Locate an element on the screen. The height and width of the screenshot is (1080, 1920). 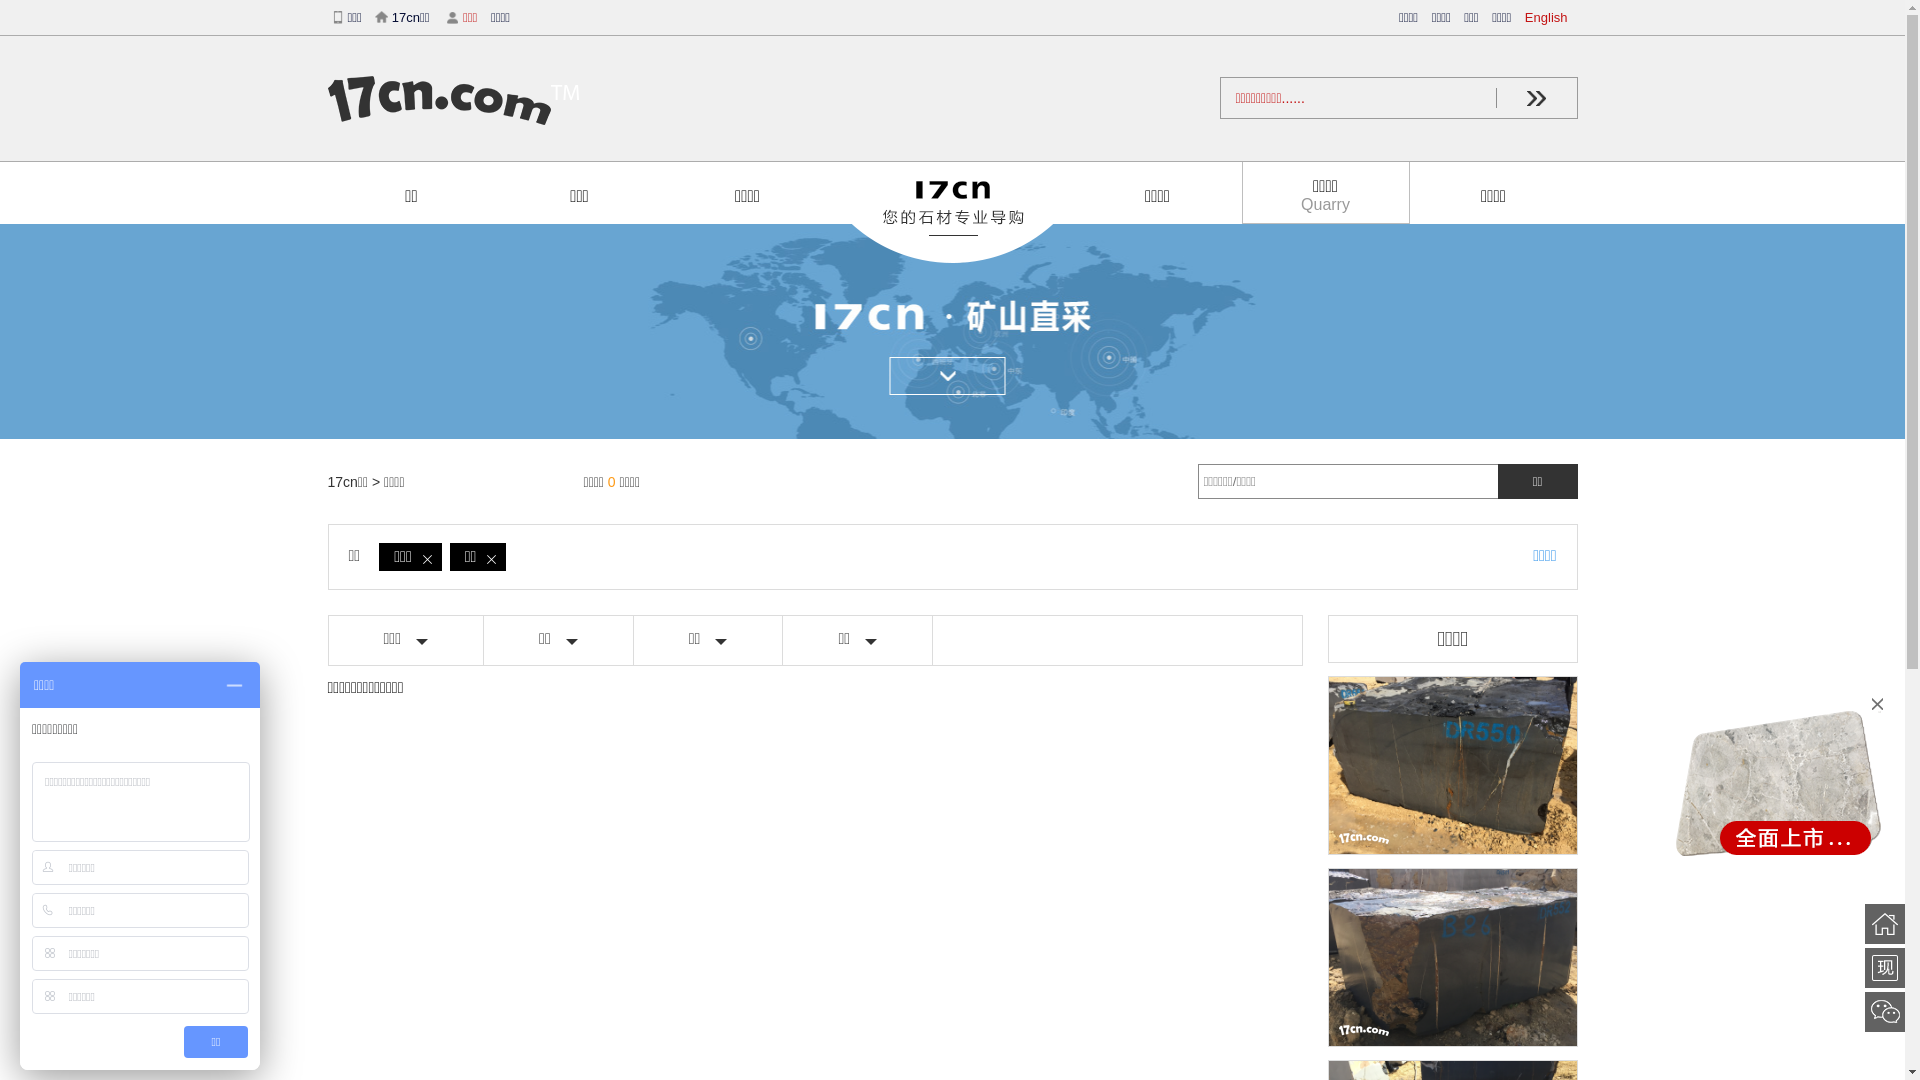
'English' is located at coordinates (1550, 17).